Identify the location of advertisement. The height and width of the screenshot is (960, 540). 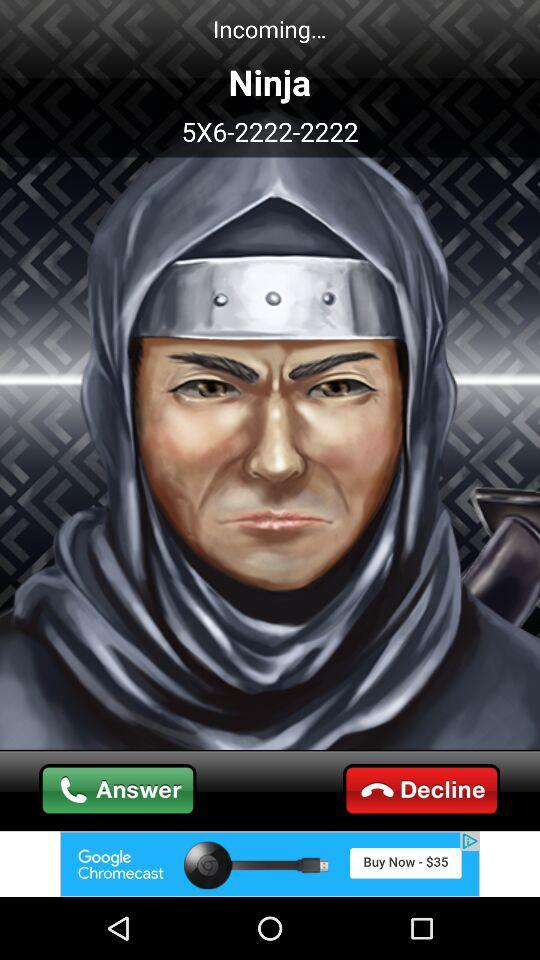
(270, 863).